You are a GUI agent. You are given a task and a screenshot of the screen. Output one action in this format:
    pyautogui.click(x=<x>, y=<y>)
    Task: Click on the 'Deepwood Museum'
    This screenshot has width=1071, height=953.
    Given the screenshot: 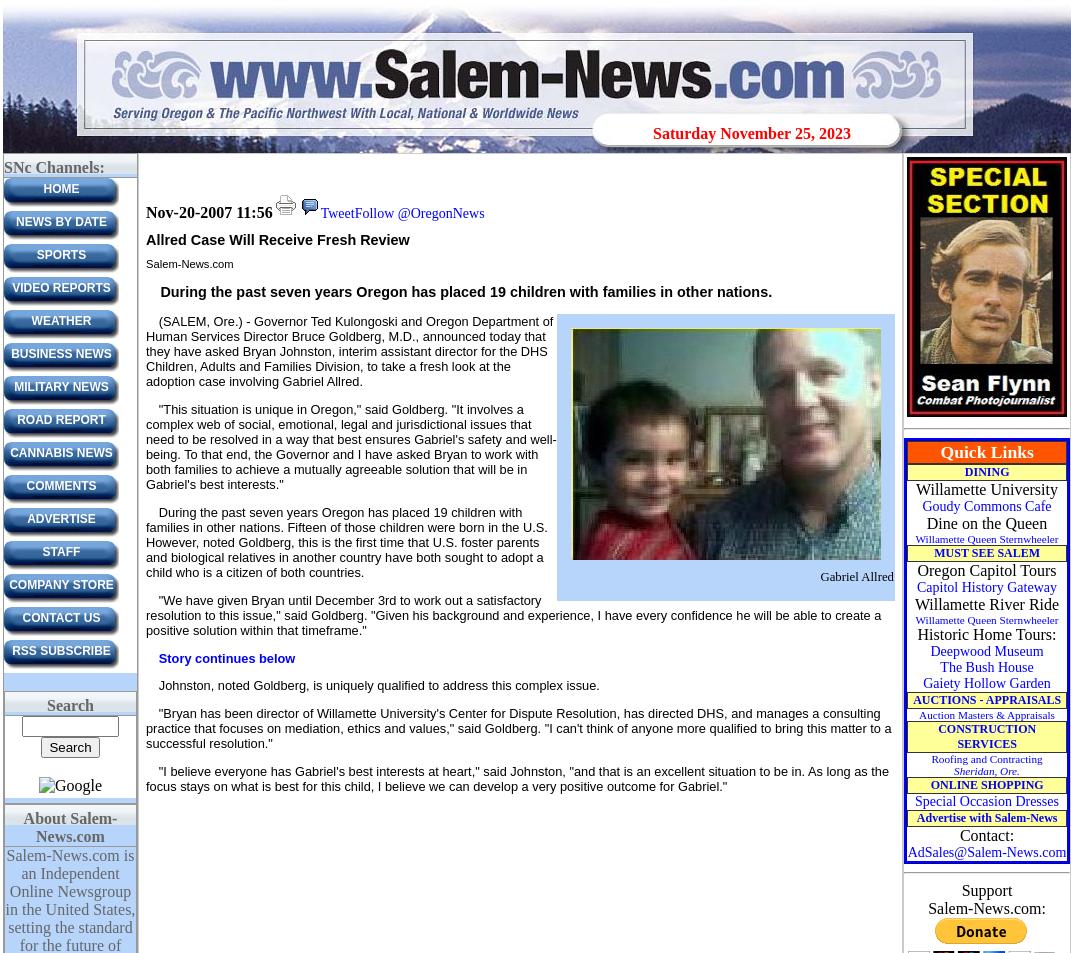 What is the action you would take?
    pyautogui.click(x=985, y=651)
    